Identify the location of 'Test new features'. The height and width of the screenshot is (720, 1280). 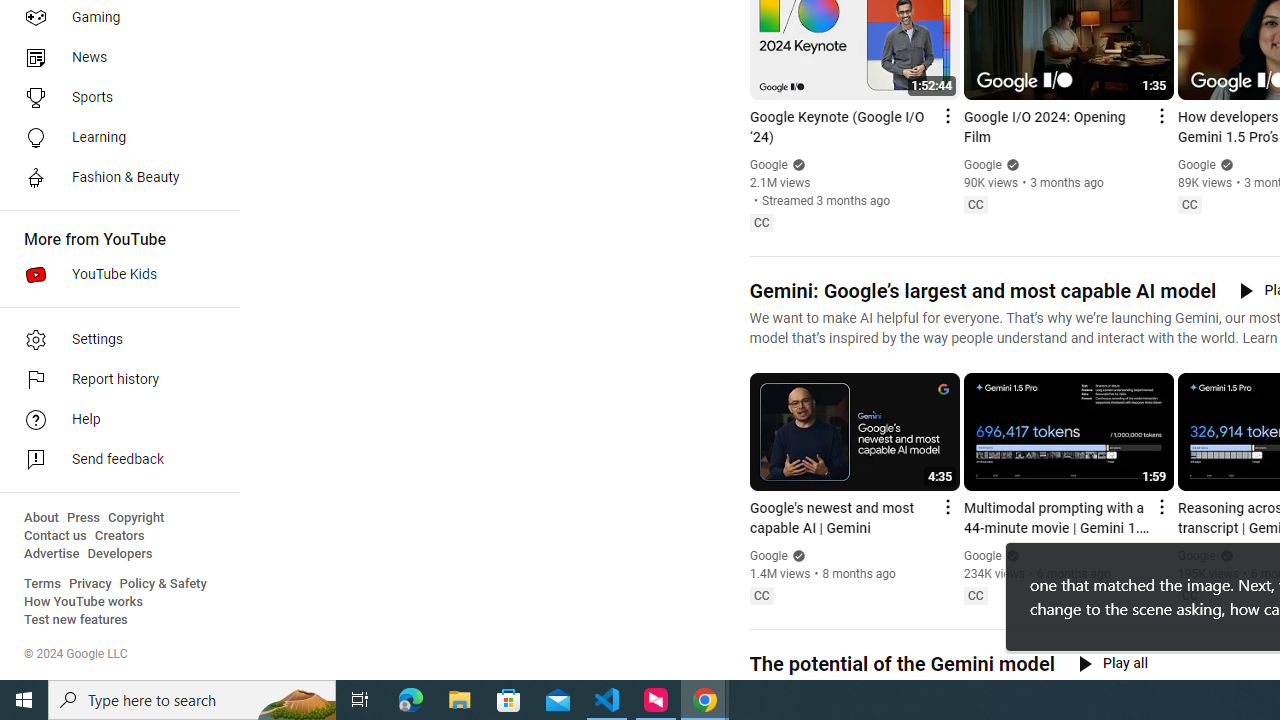
(76, 619).